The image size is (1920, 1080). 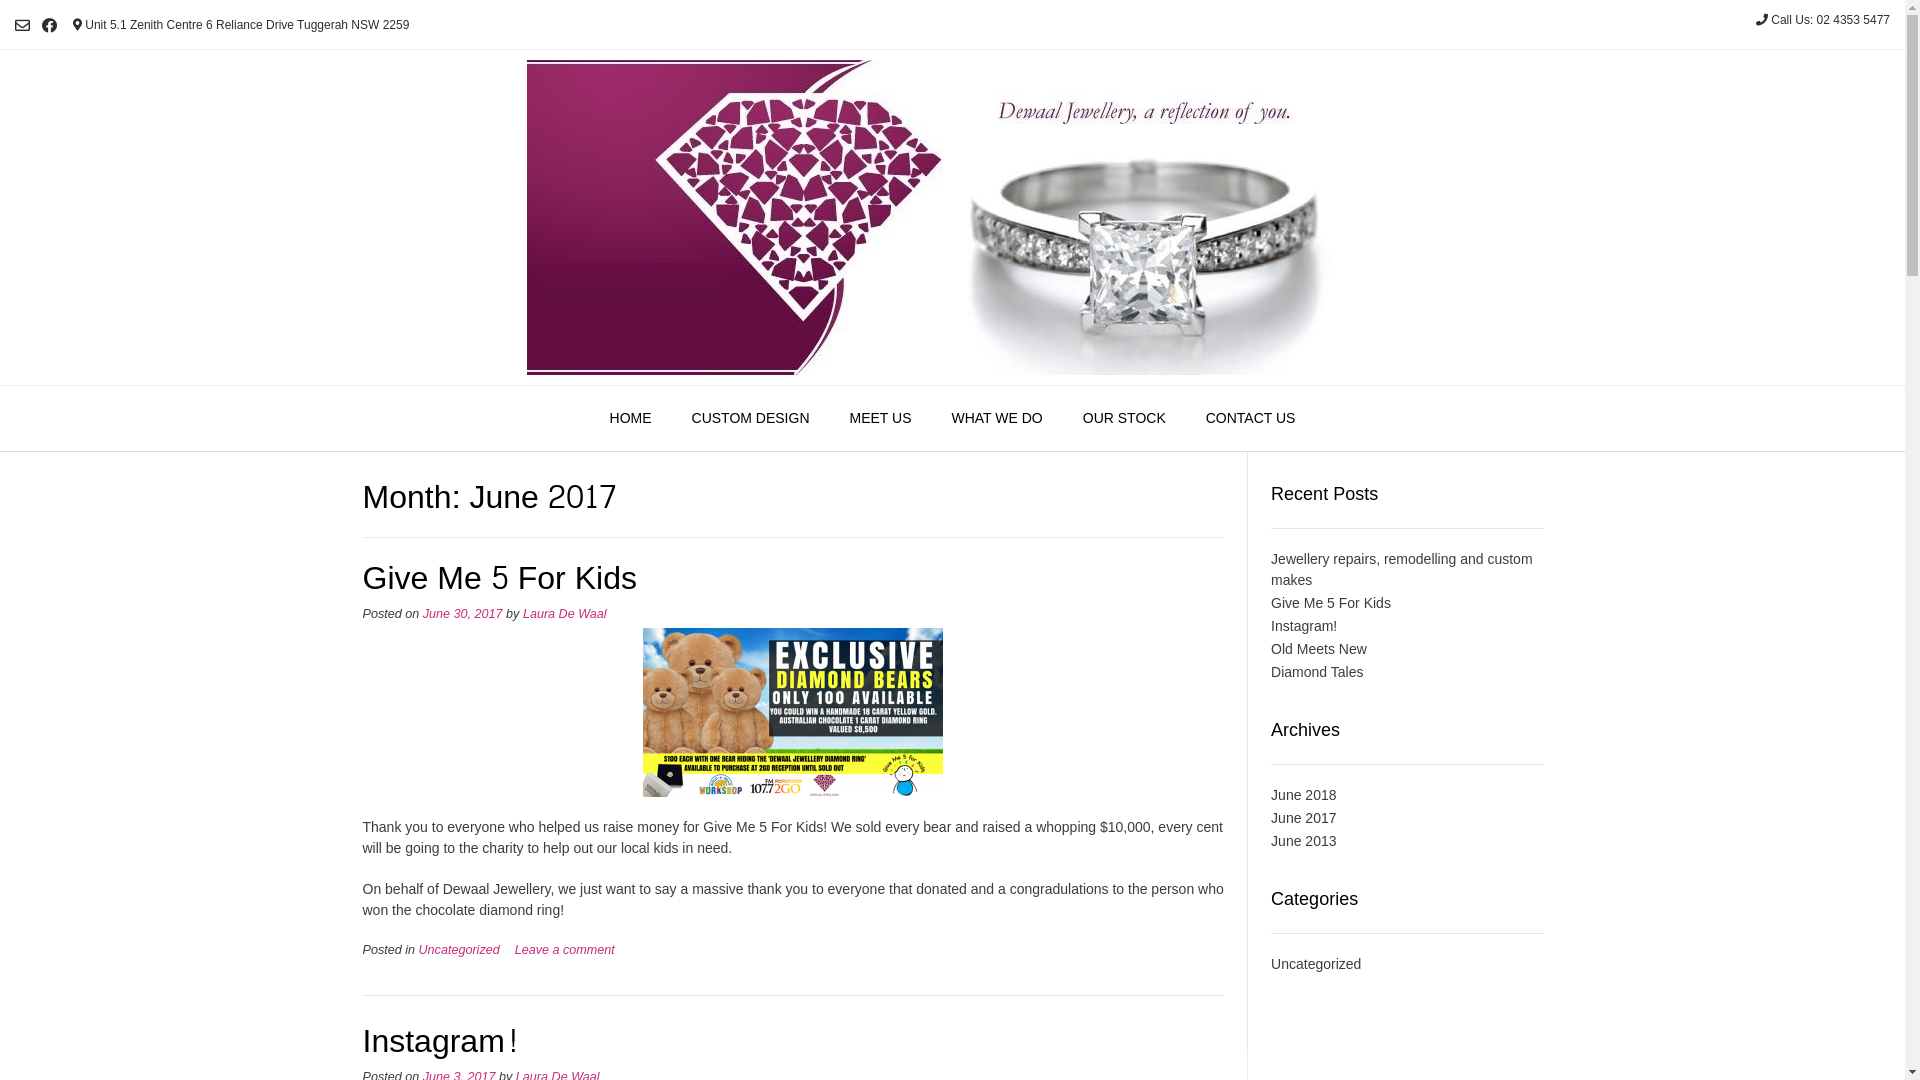 I want to click on 'June 2018', so click(x=1303, y=793).